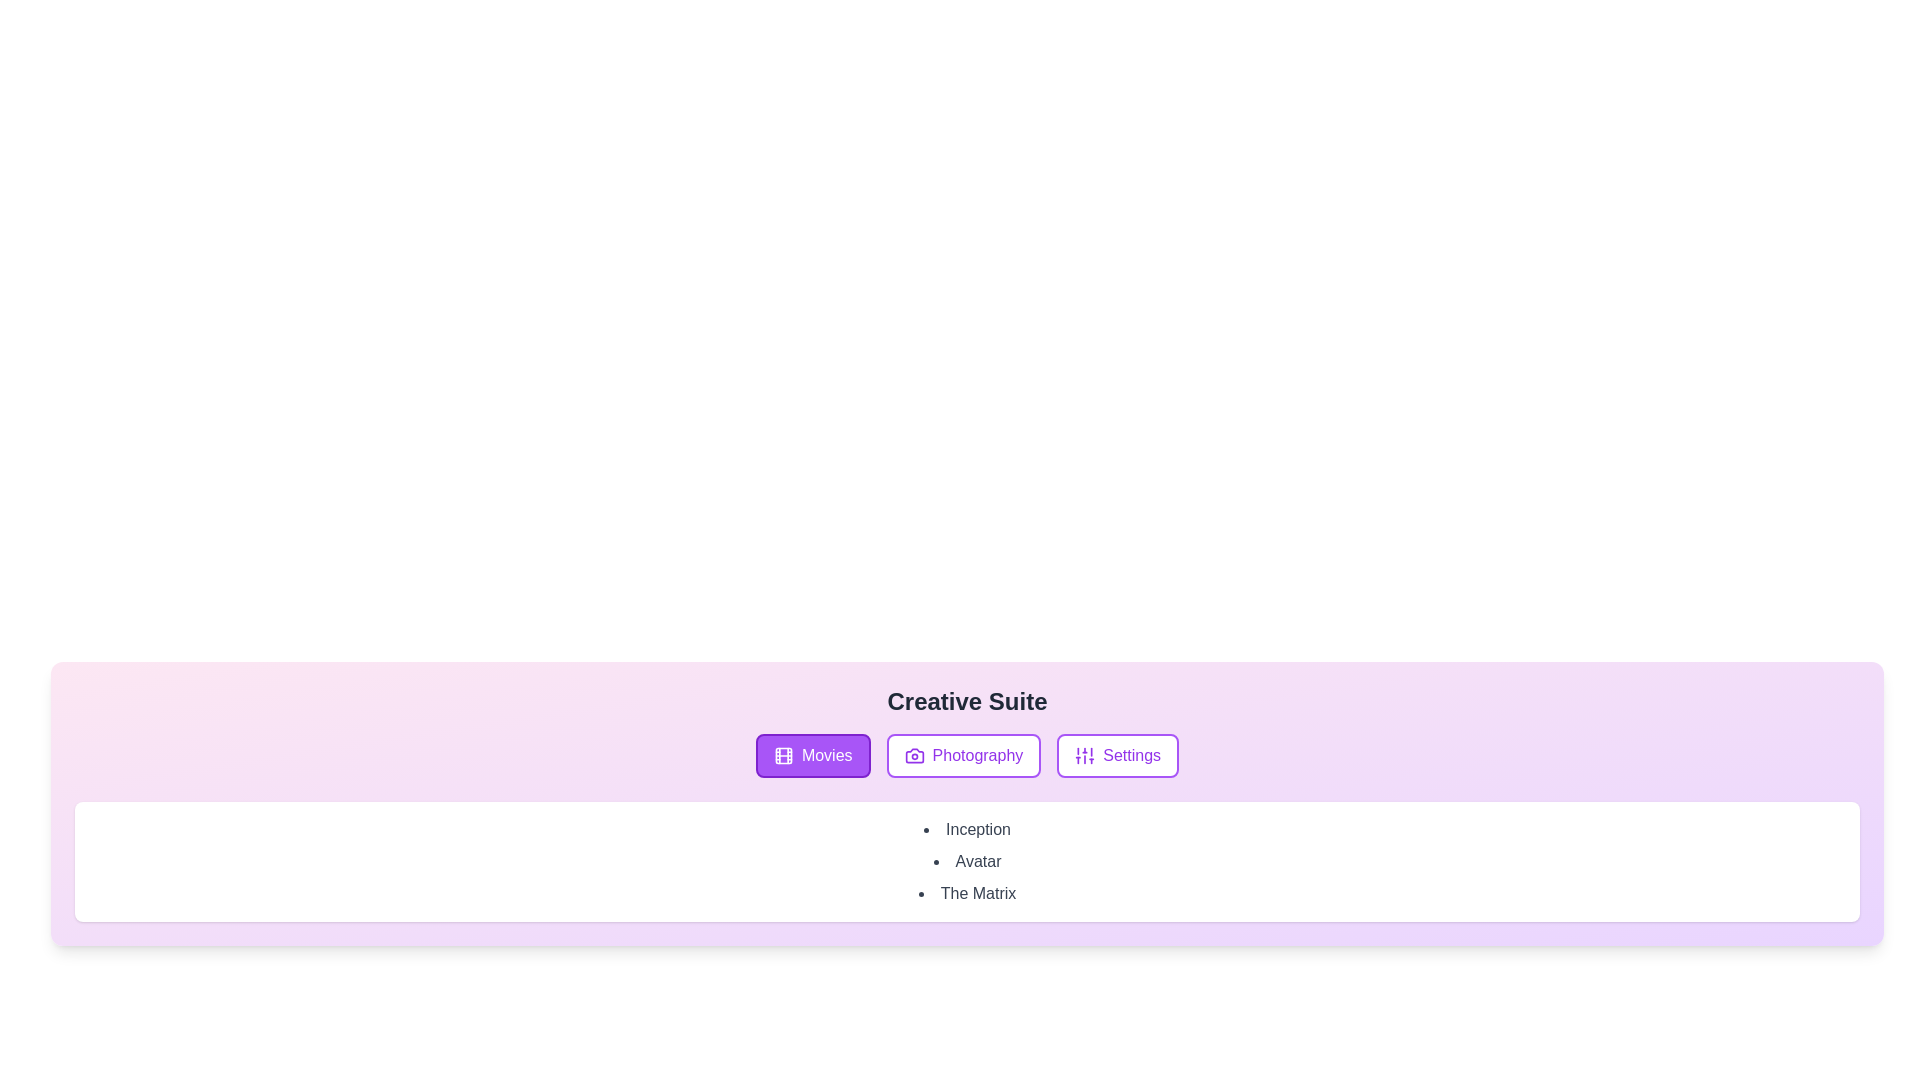 The height and width of the screenshot is (1080, 1920). What do you see at coordinates (1084, 756) in the screenshot?
I see `the vertically oriented sliders icon, which is styled with a thin purple line and located to the left of the 'Settings' label` at bounding box center [1084, 756].